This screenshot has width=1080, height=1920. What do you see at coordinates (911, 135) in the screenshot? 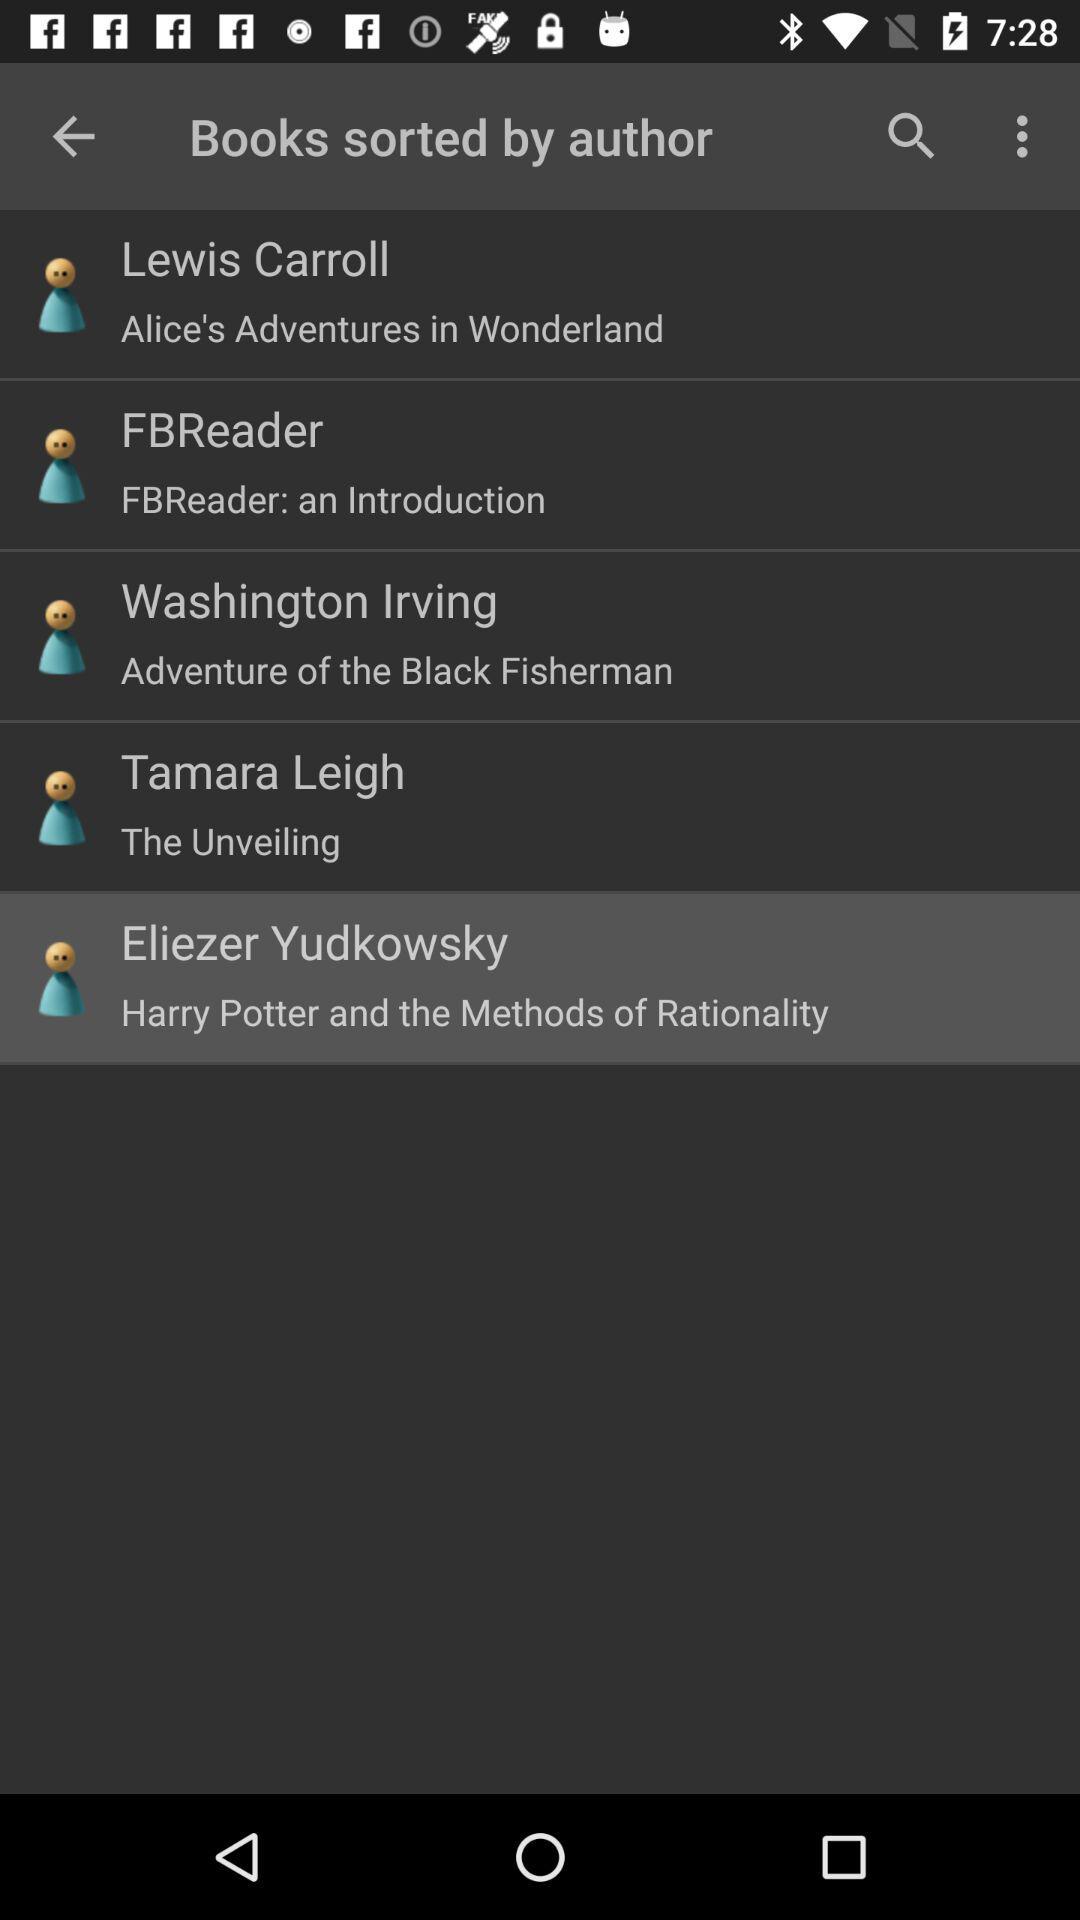
I see `the item to the right of books sorted by icon` at bounding box center [911, 135].